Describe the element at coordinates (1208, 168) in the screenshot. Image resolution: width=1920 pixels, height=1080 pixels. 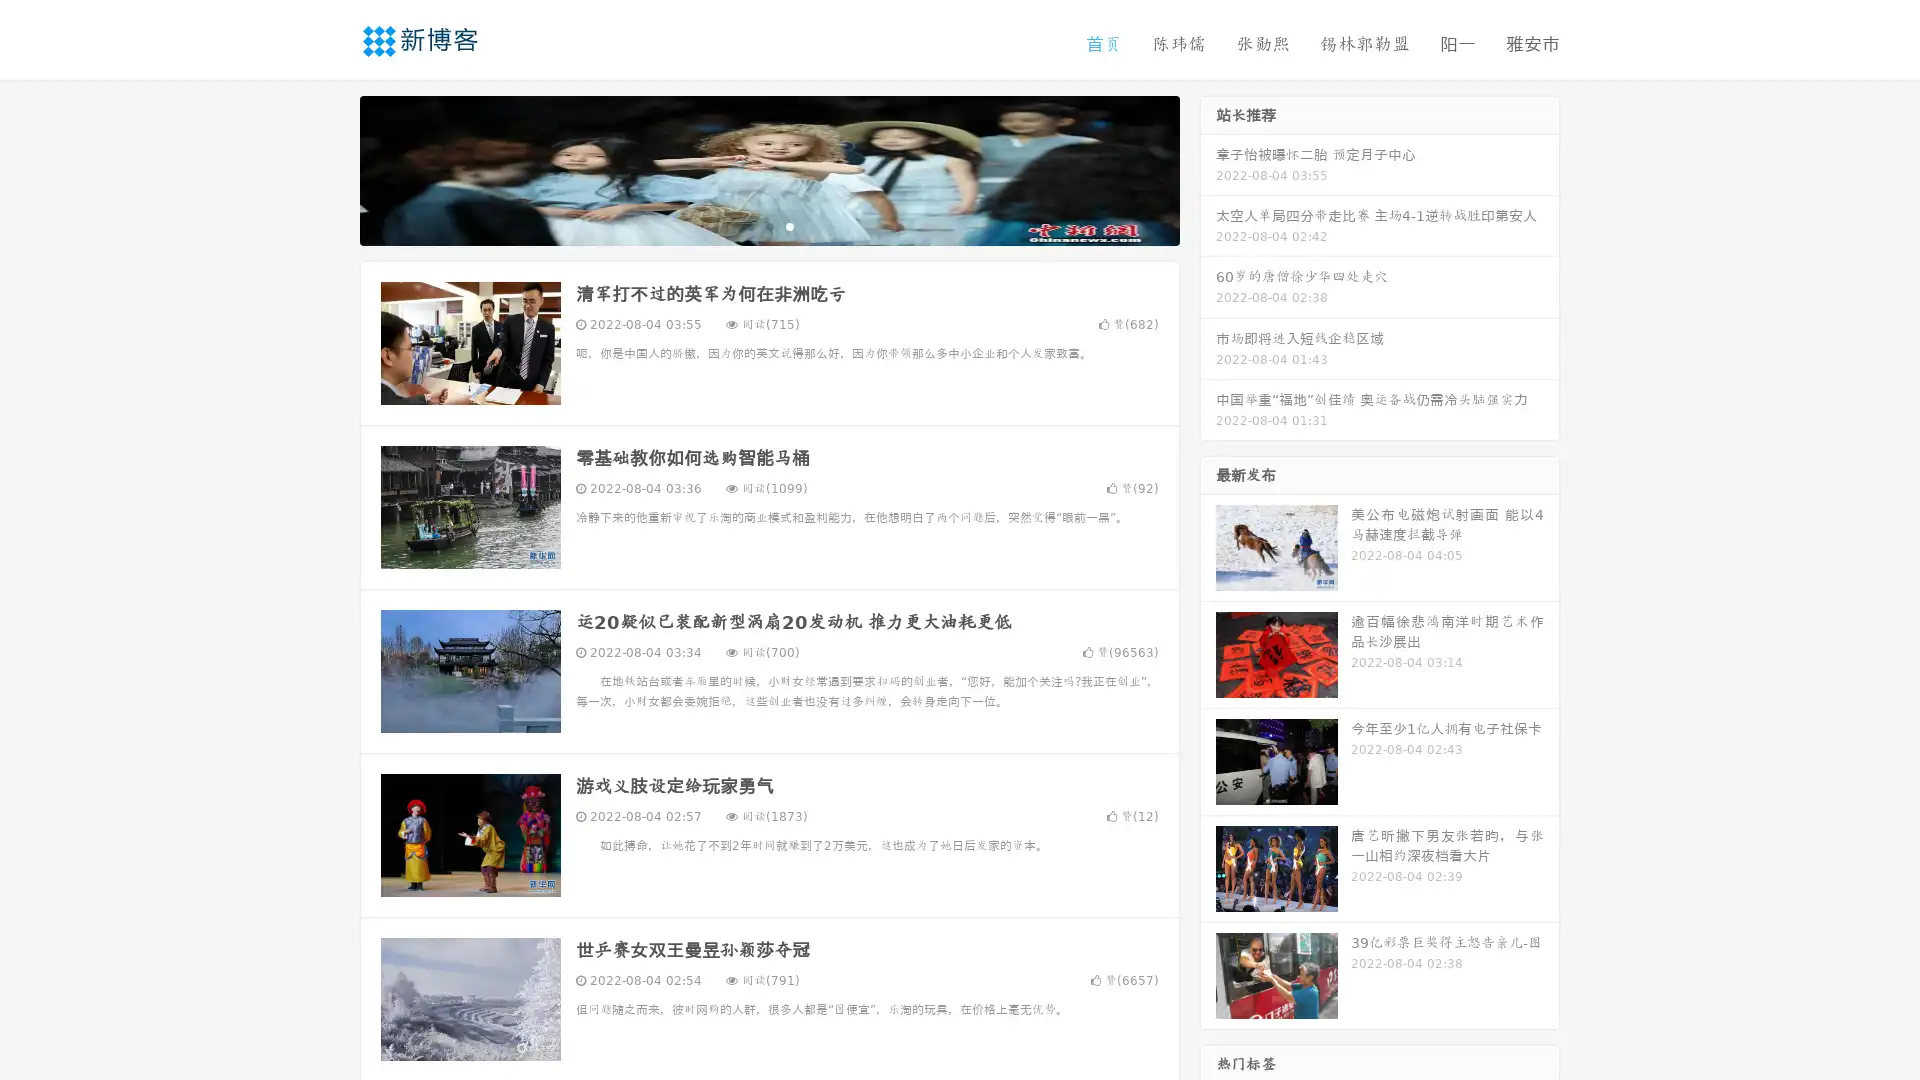
I see `Next slide` at that location.